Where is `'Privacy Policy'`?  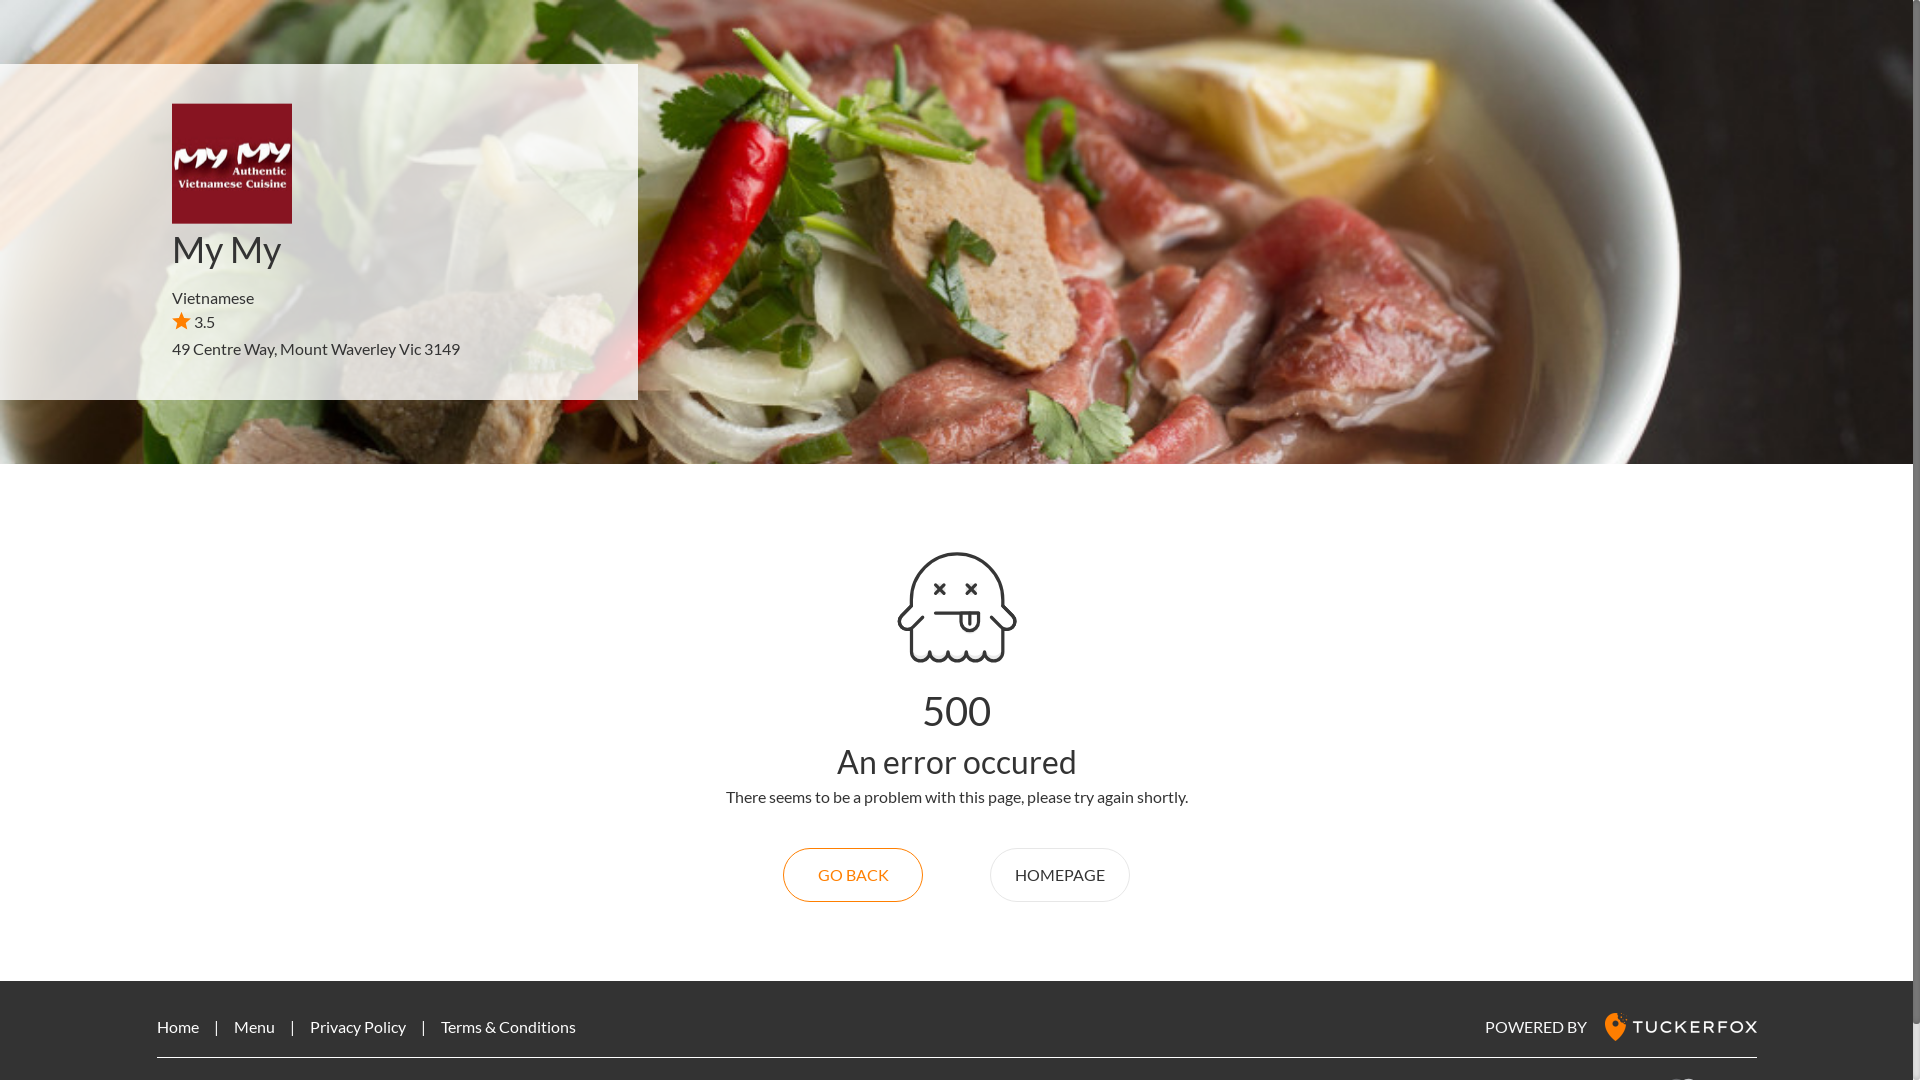
'Privacy Policy' is located at coordinates (358, 1026).